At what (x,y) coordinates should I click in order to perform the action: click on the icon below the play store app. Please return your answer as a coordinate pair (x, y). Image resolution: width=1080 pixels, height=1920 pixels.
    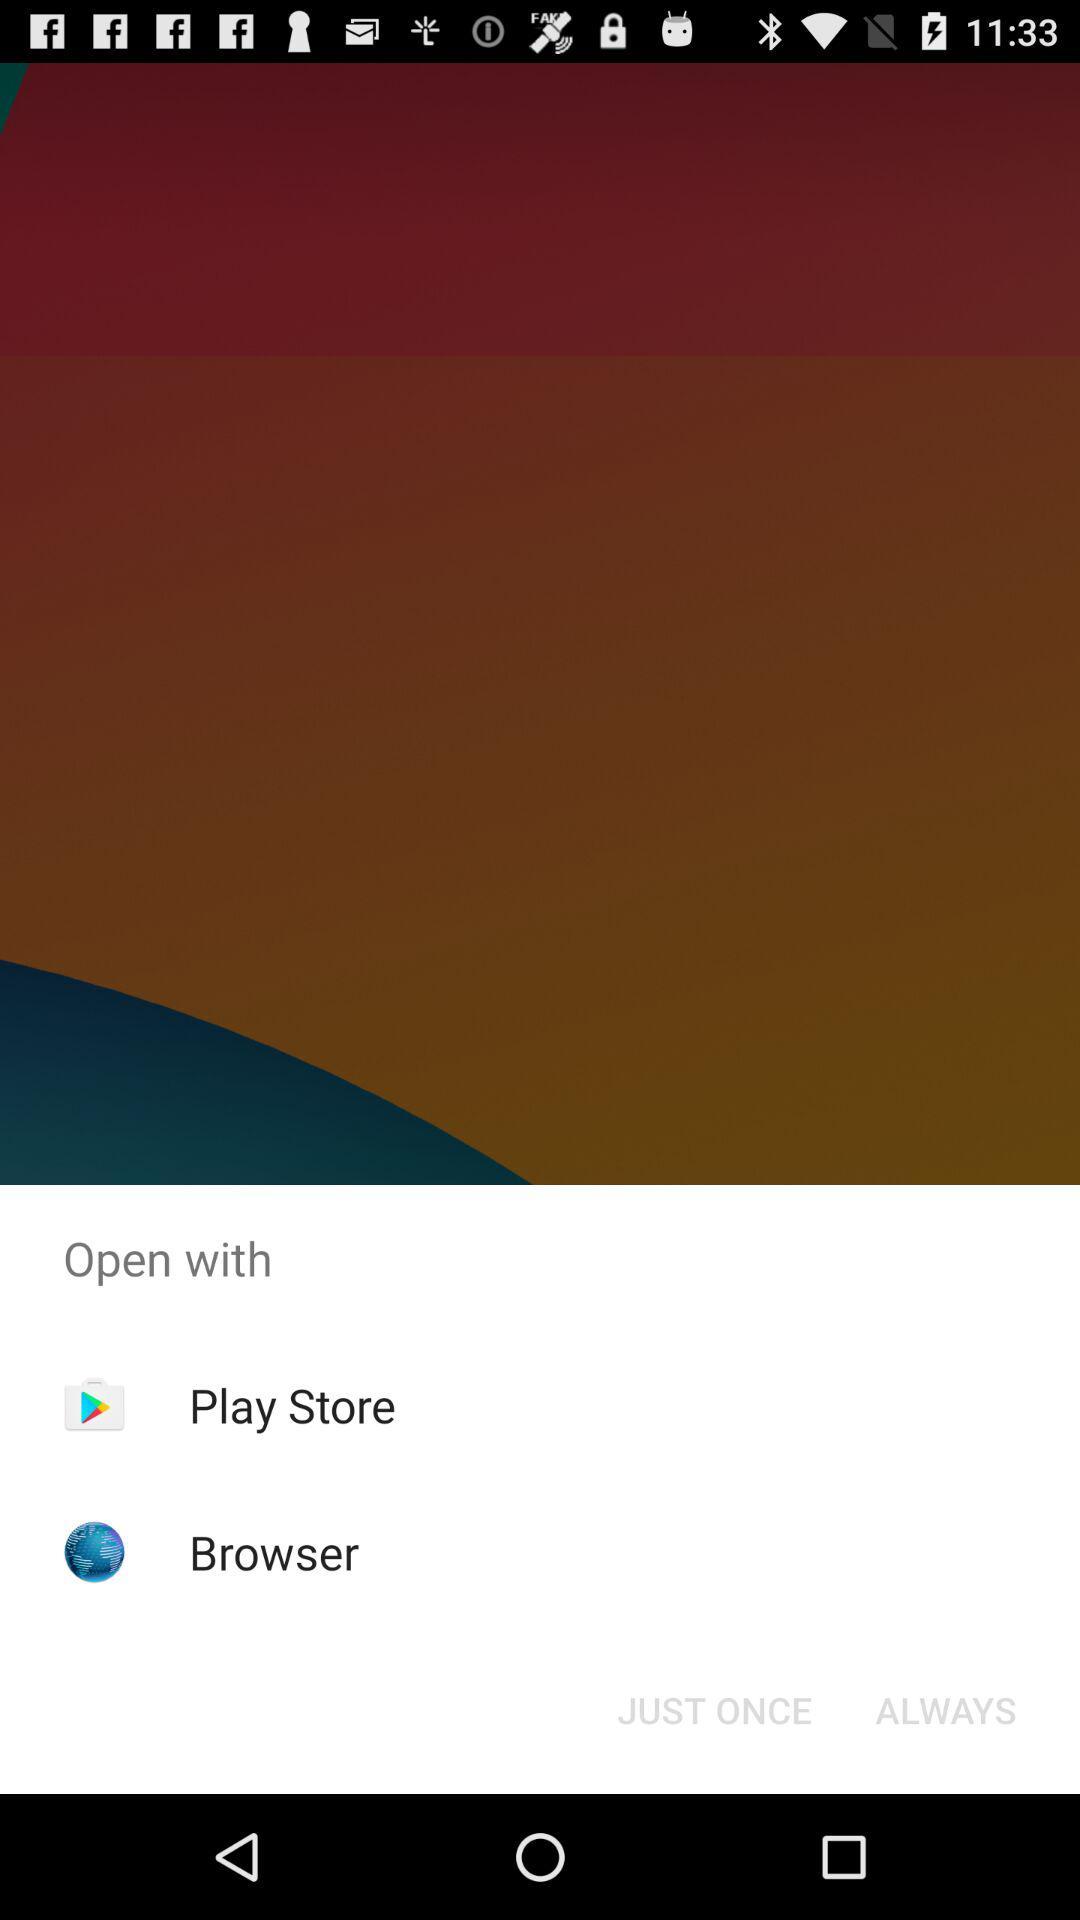
    Looking at the image, I should click on (274, 1551).